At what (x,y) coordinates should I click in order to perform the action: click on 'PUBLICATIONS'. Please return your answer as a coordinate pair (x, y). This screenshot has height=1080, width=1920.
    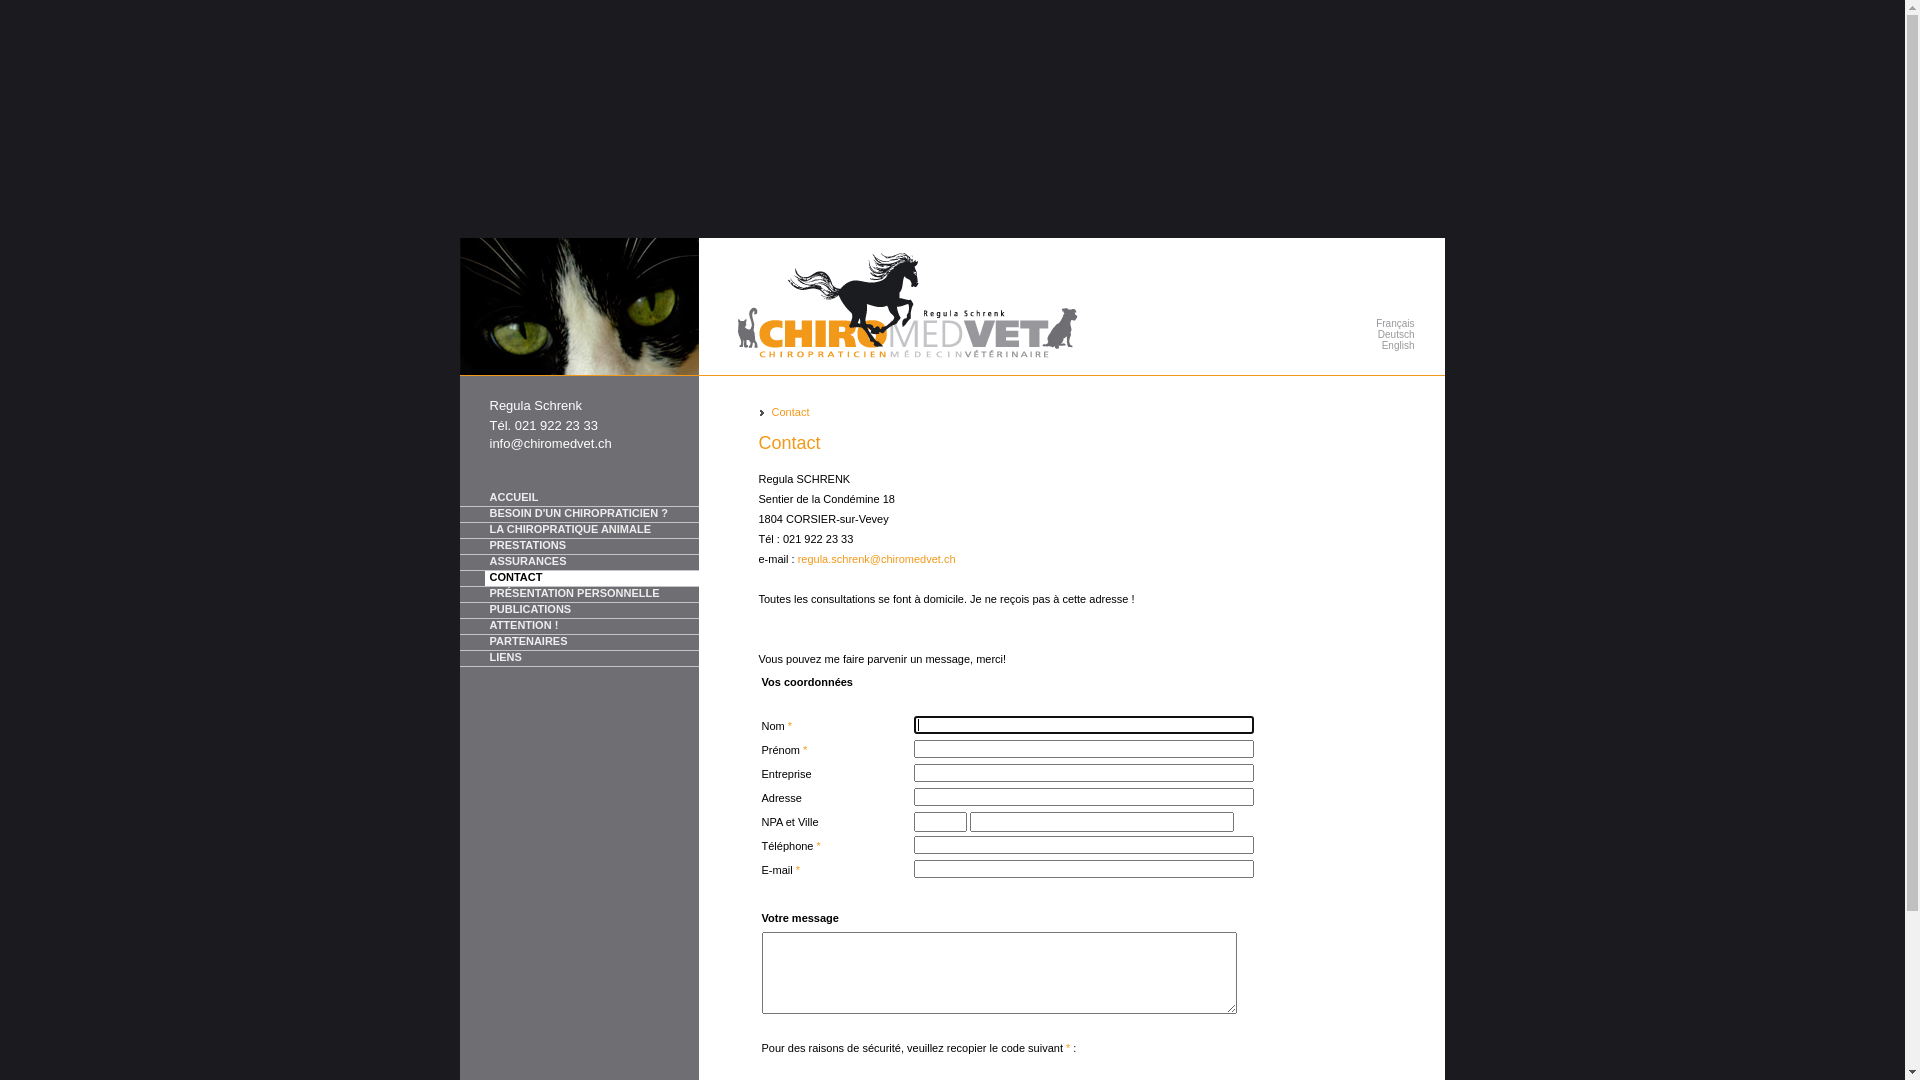
    Looking at the image, I should click on (578, 609).